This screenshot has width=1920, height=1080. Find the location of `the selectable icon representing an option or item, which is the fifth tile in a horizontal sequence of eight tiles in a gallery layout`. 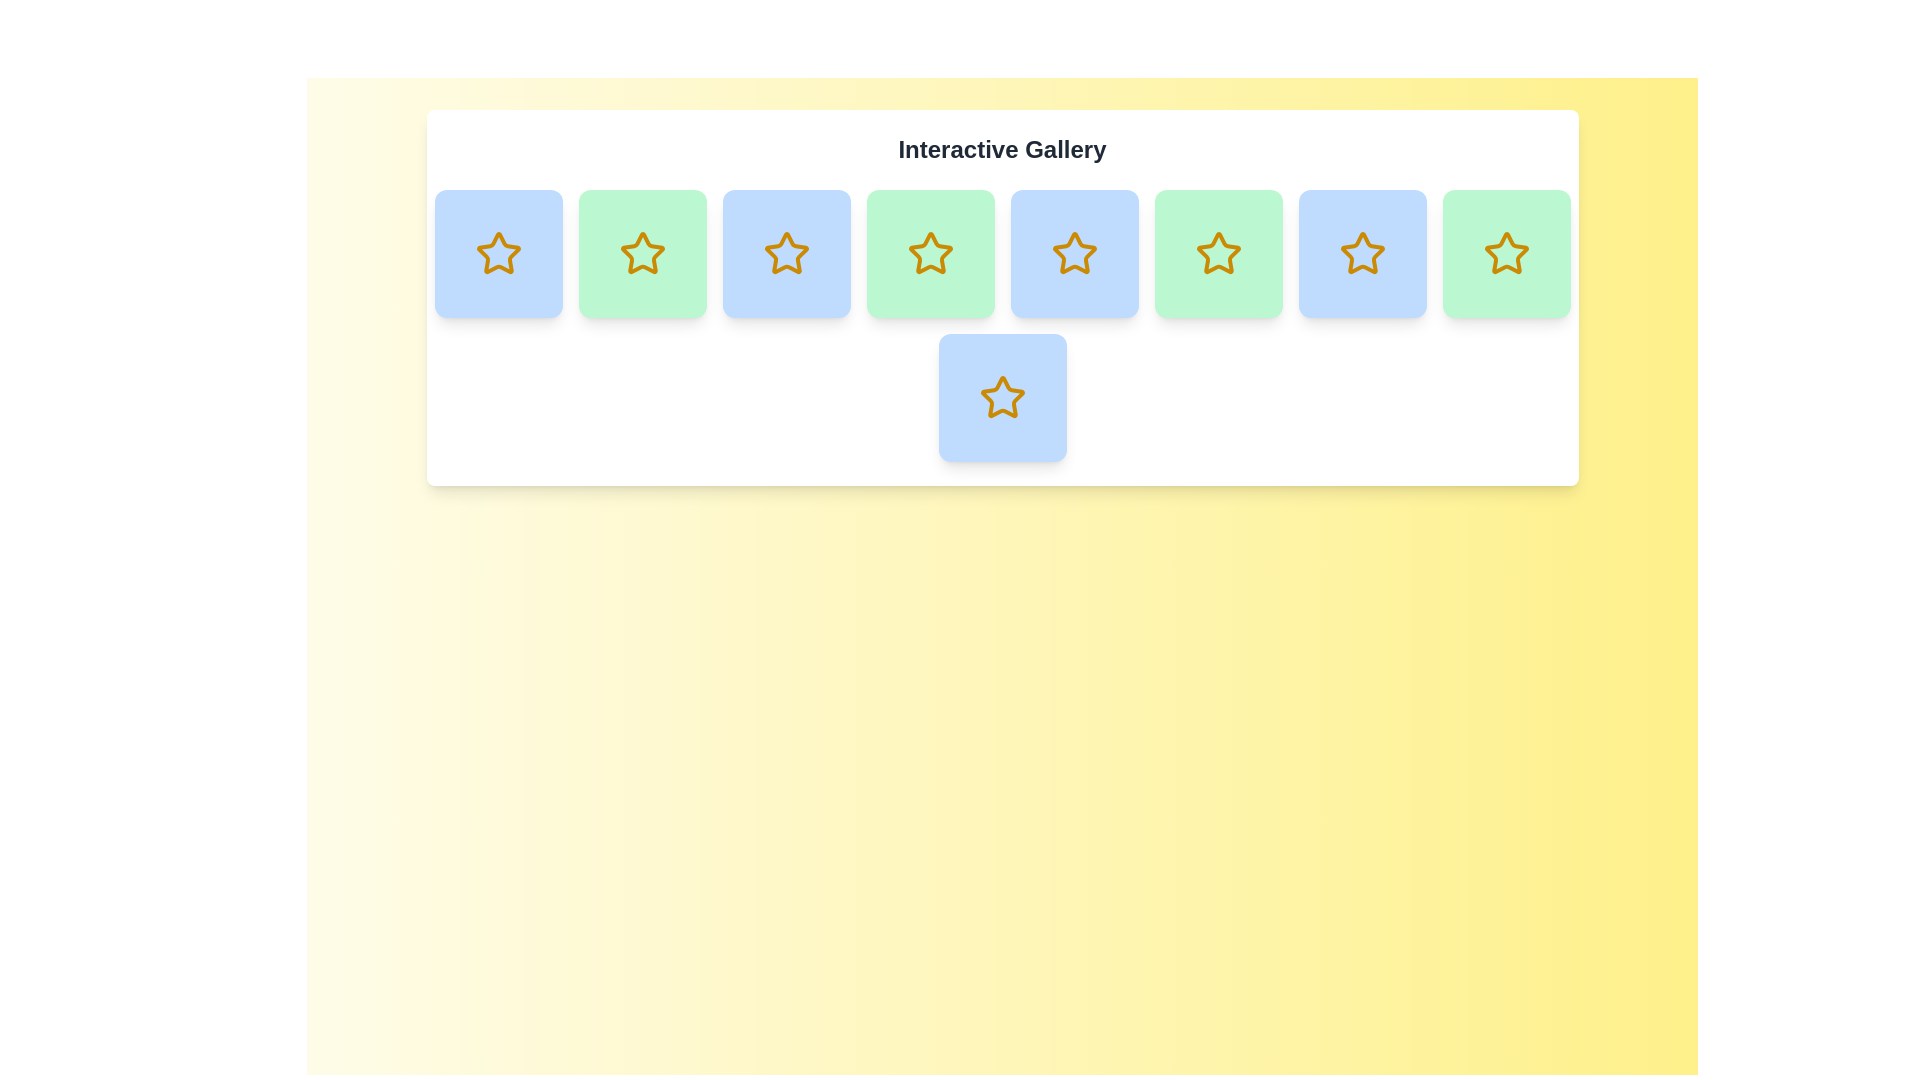

the selectable icon representing an option or item, which is the fifth tile in a horizontal sequence of eight tiles in a gallery layout is located at coordinates (1002, 397).